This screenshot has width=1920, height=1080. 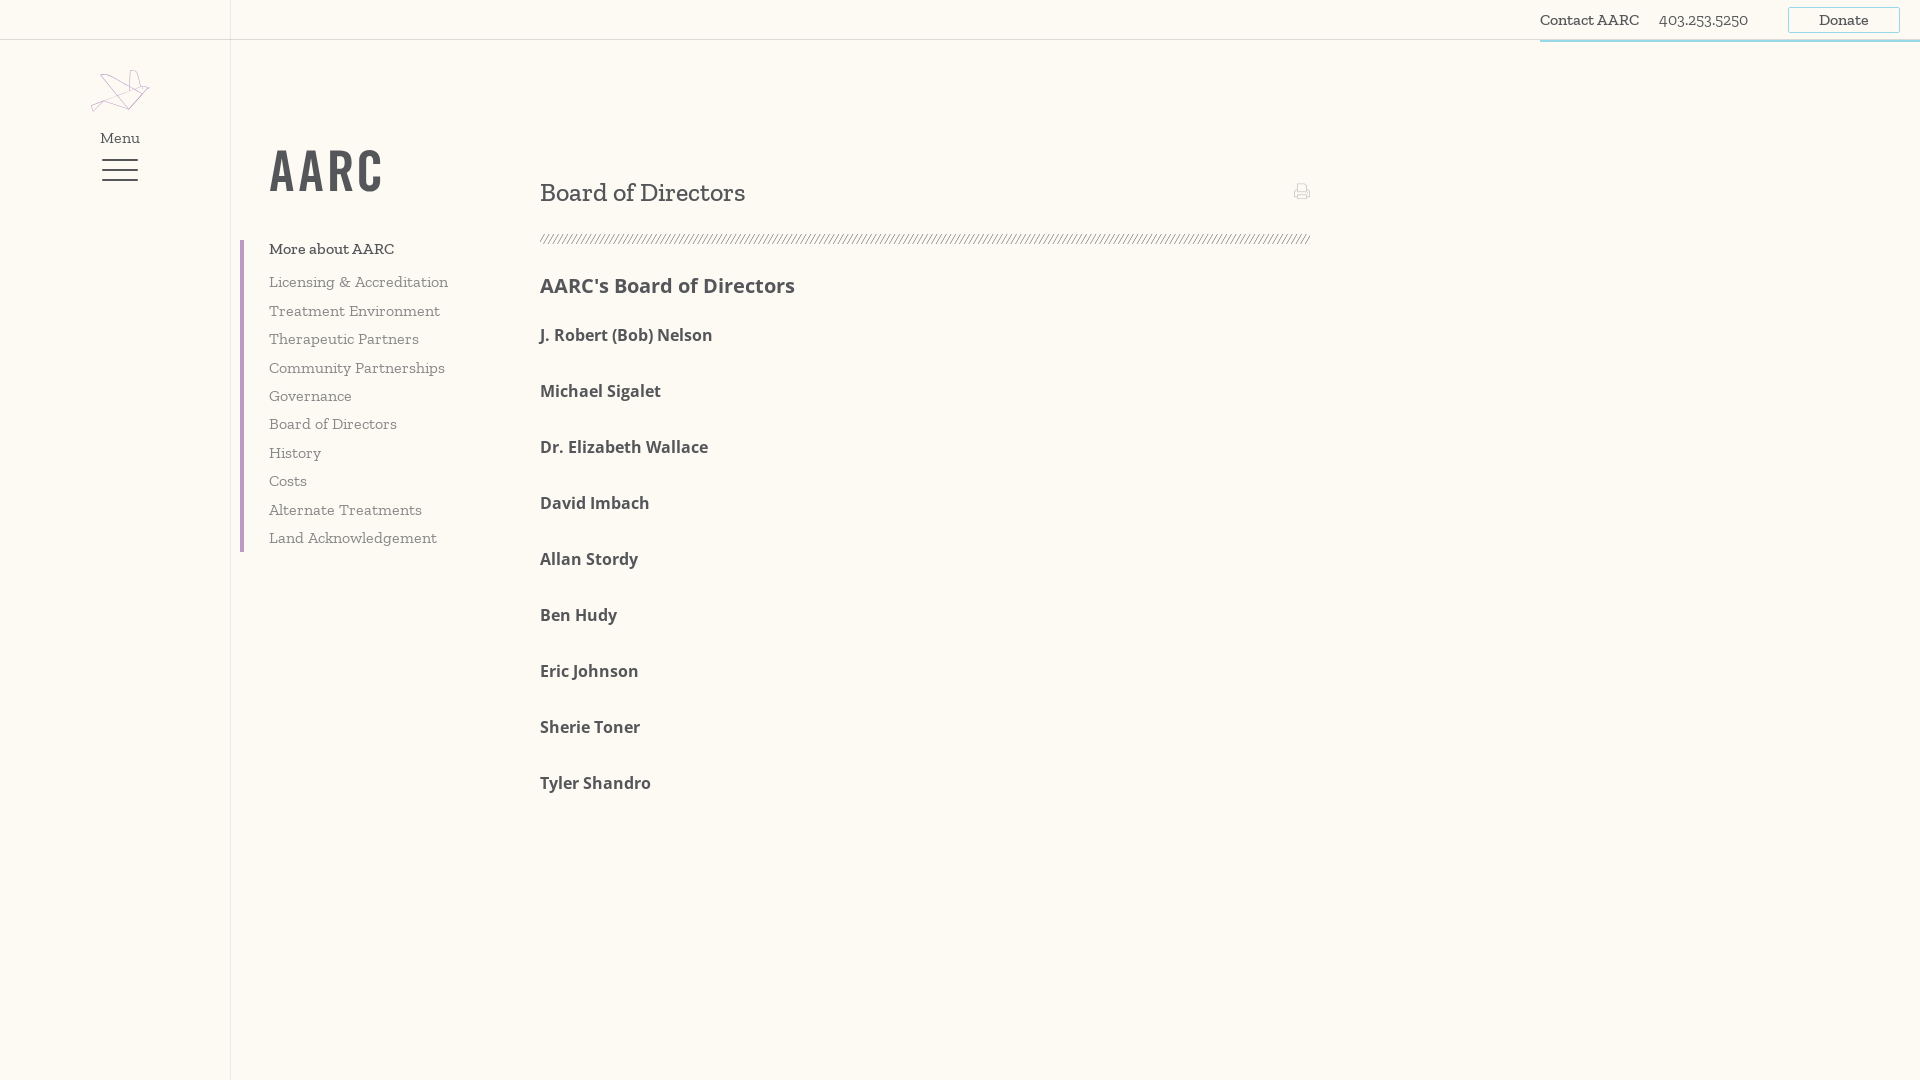 I want to click on 'Alternate Treatments', so click(x=374, y=508).